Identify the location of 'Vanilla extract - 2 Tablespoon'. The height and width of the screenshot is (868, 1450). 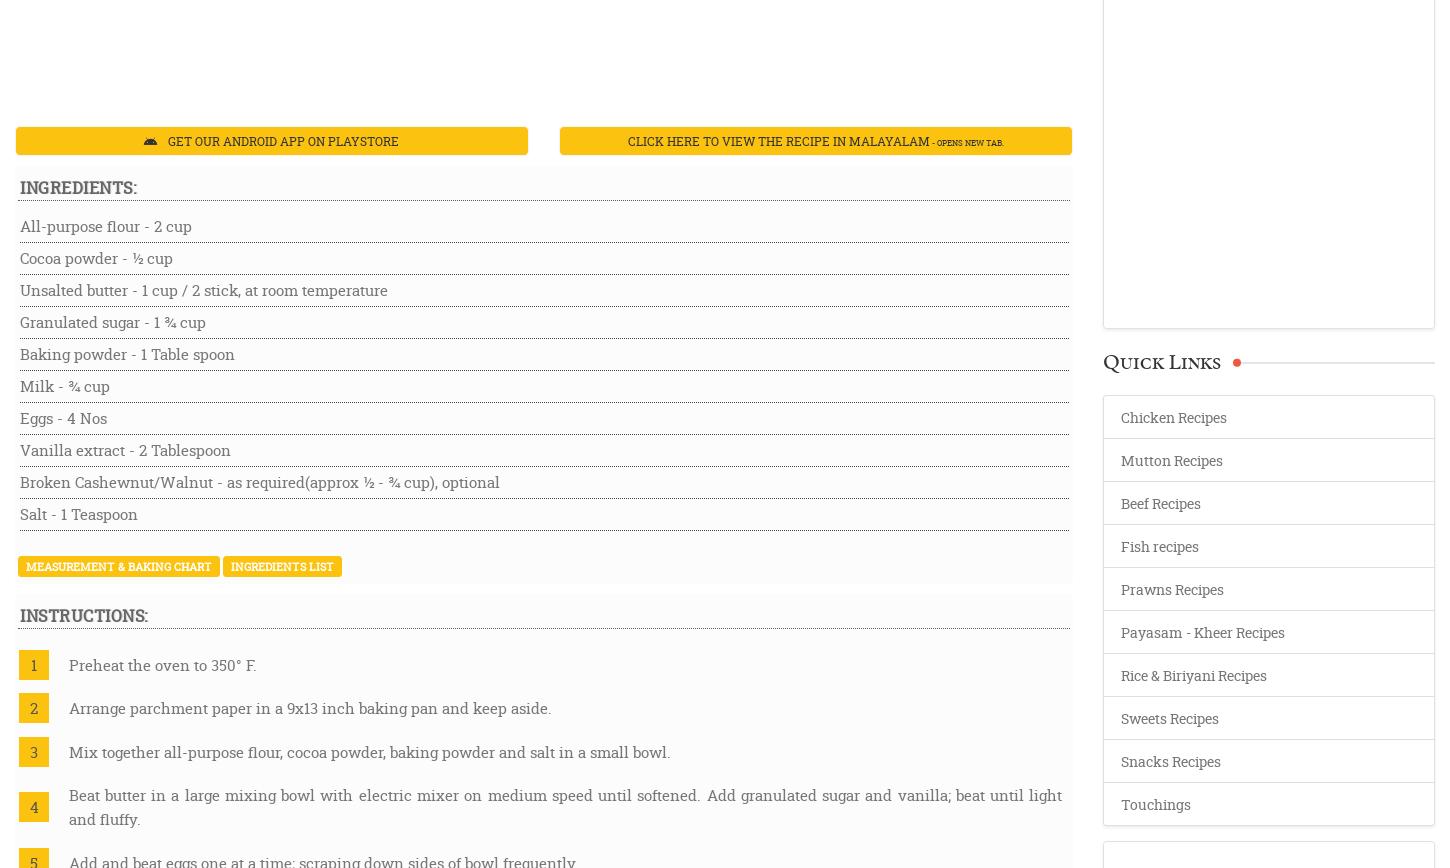
(20, 448).